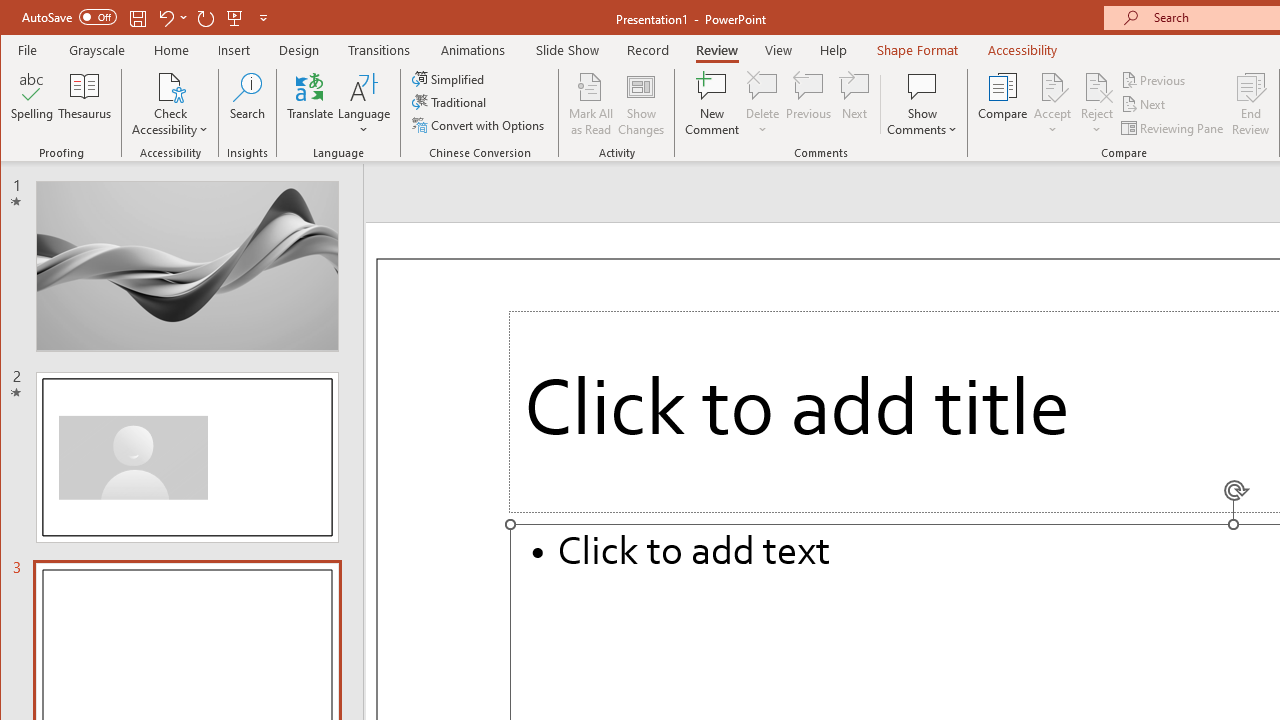 Image resolution: width=1280 pixels, height=720 pixels. What do you see at coordinates (1051, 85) in the screenshot?
I see `'Accept Change'` at bounding box center [1051, 85].